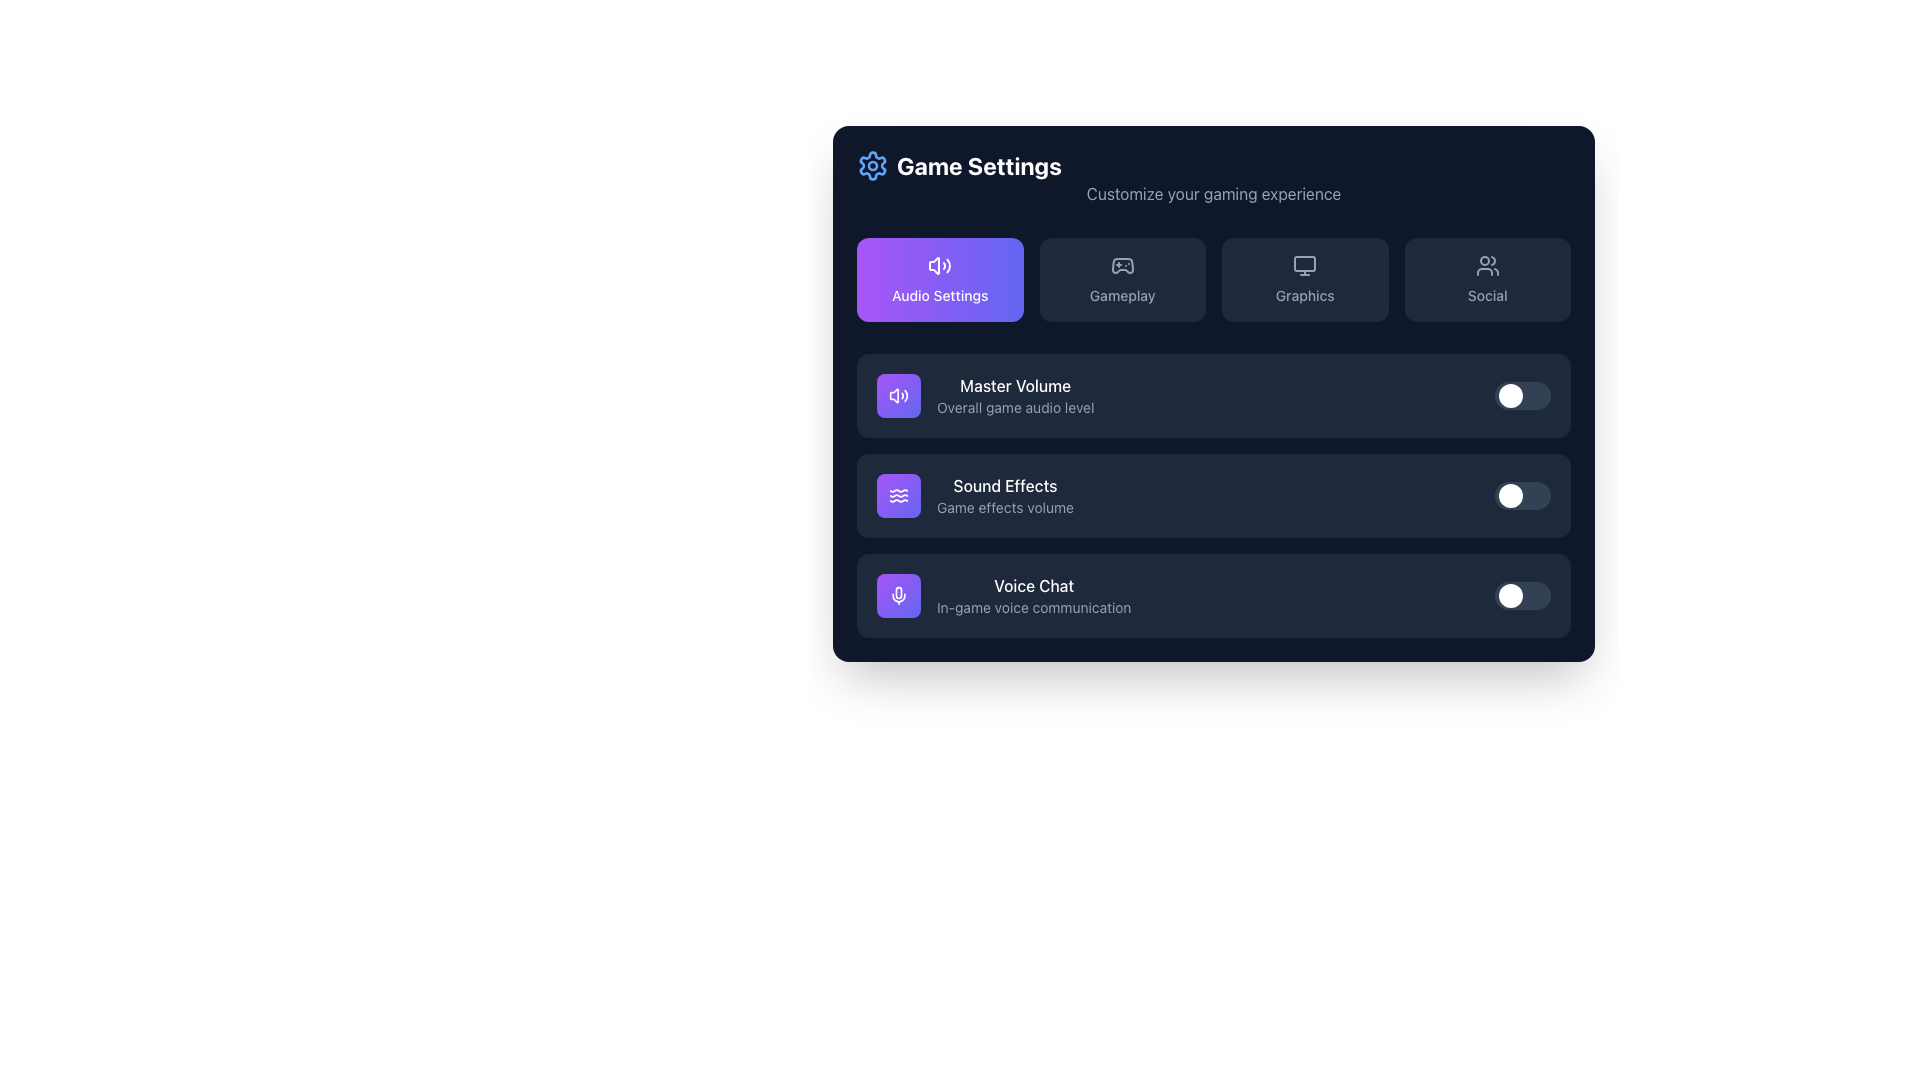 The height and width of the screenshot is (1080, 1920). Describe the element at coordinates (1015, 396) in the screenshot. I see `the 'Master Volume' text label in the 'Audio Settings' section, which describes the purpose of adjusting the overall game audio level, located to the right of a purple speaker icon` at that location.